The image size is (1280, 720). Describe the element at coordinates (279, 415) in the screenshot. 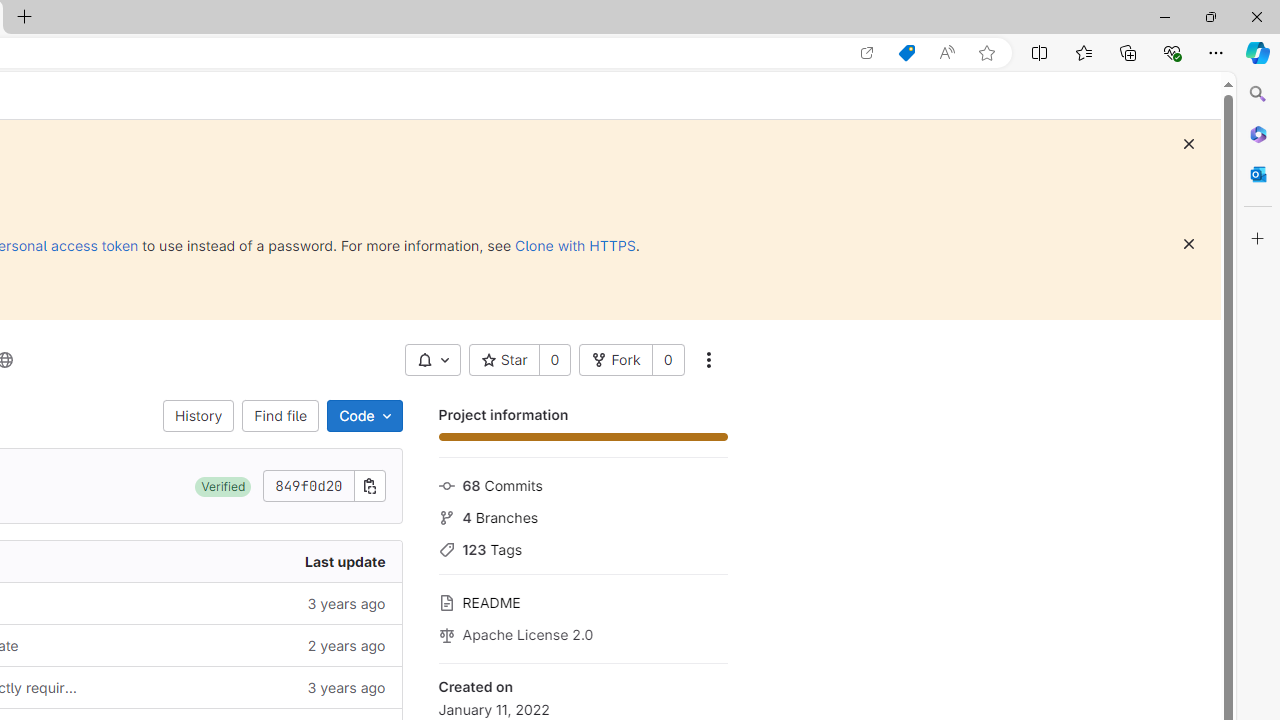

I see `'Find file'` at that location.